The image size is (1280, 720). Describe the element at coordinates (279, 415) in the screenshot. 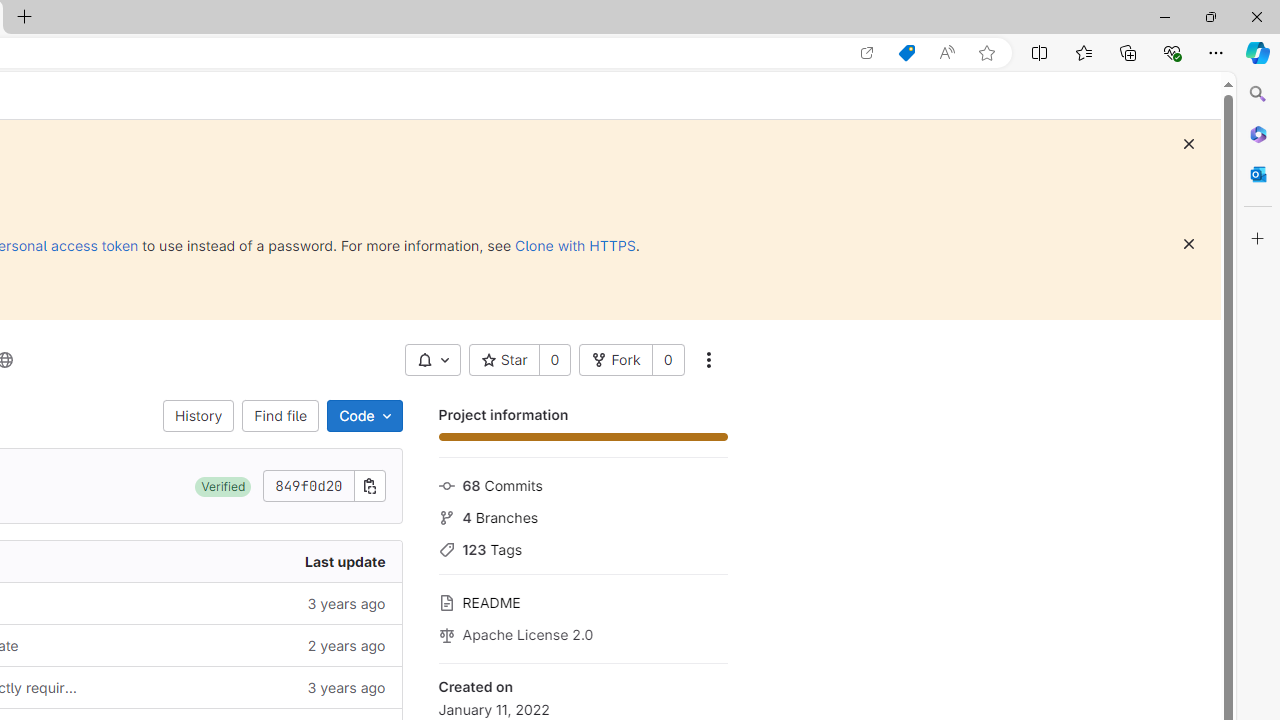

I see `'Find file'` at that location.